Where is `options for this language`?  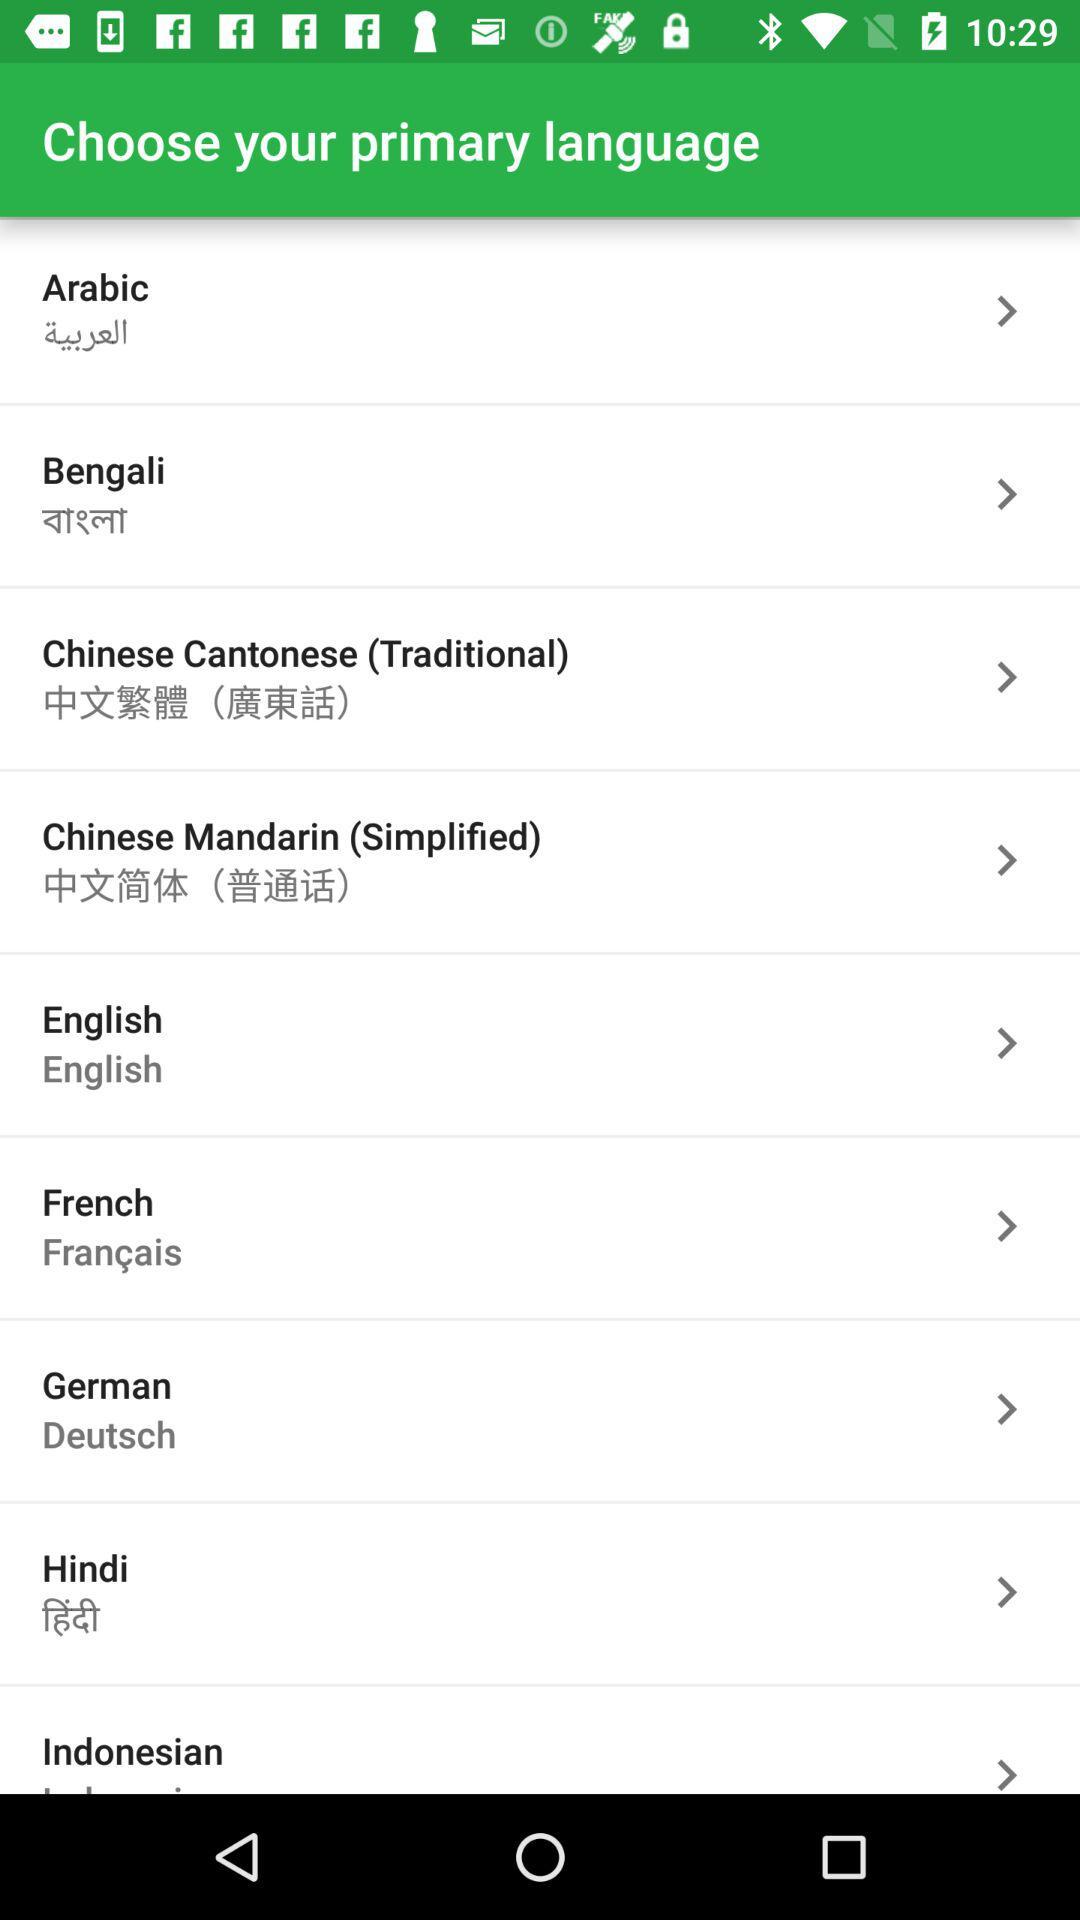 options for this language is located at coordinates (1017, 1591).